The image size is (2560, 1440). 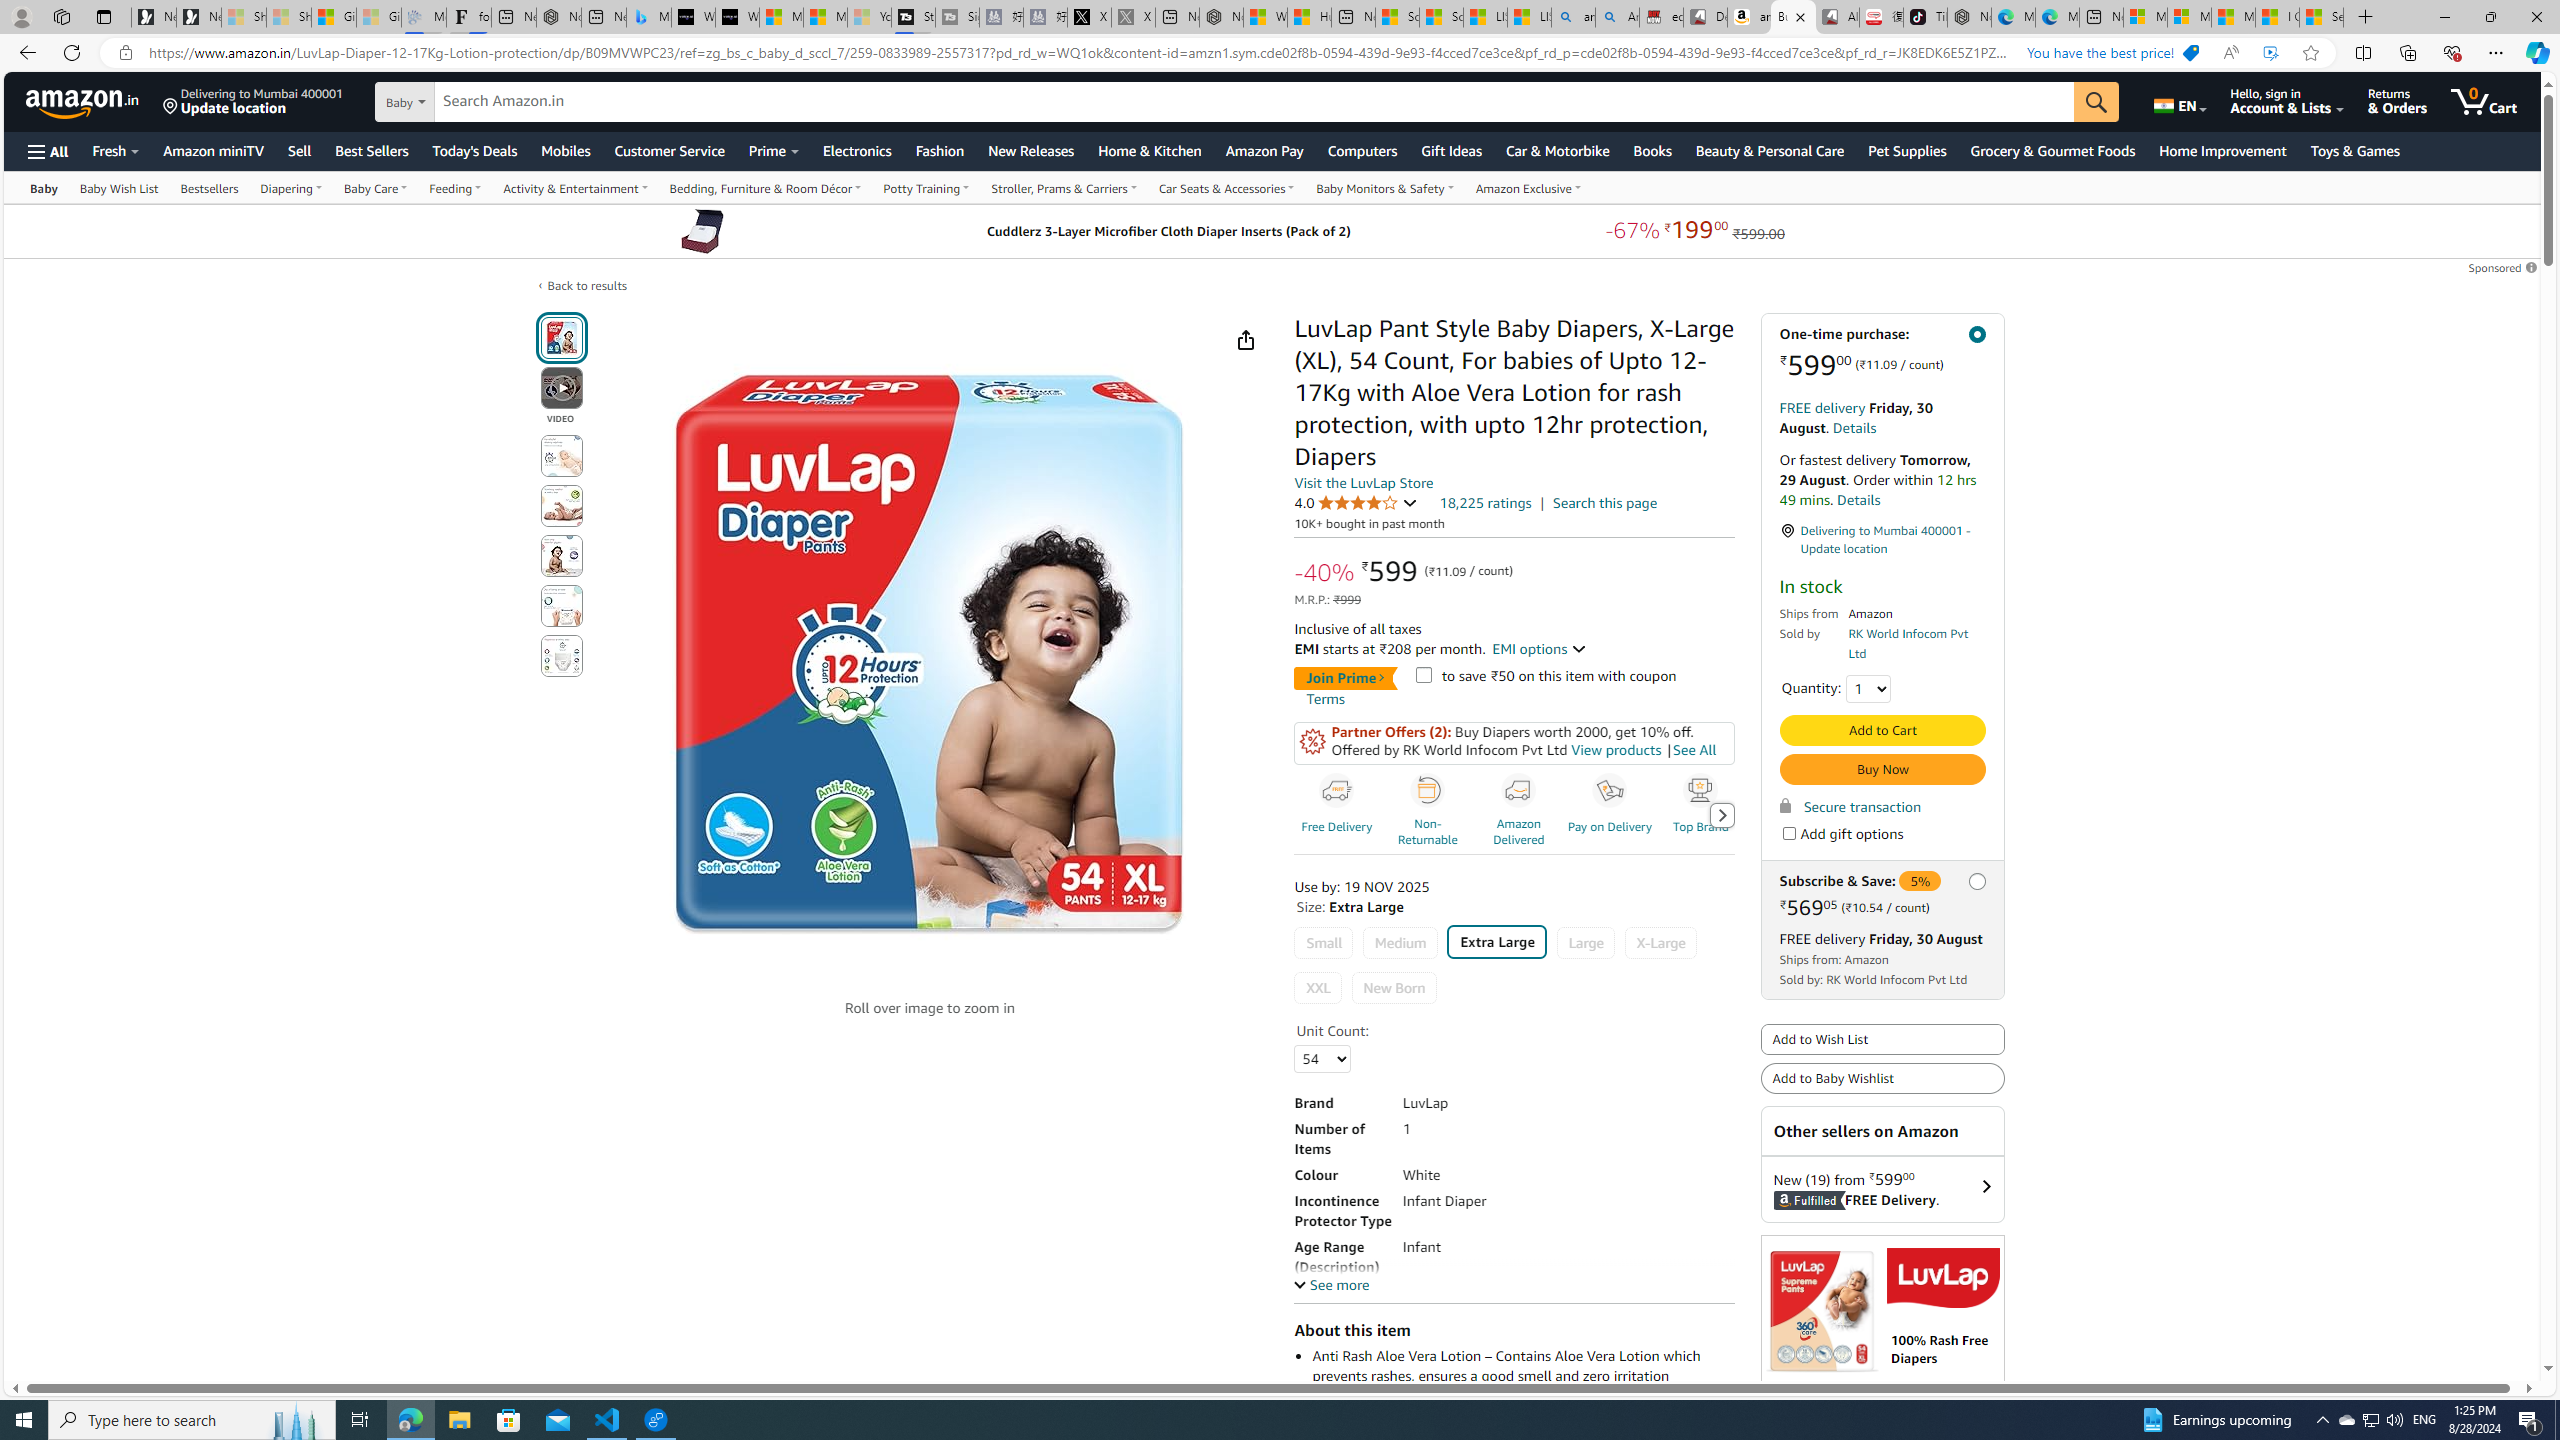 I want to click on 'Free Delivery', so click(x=1336, y=790).